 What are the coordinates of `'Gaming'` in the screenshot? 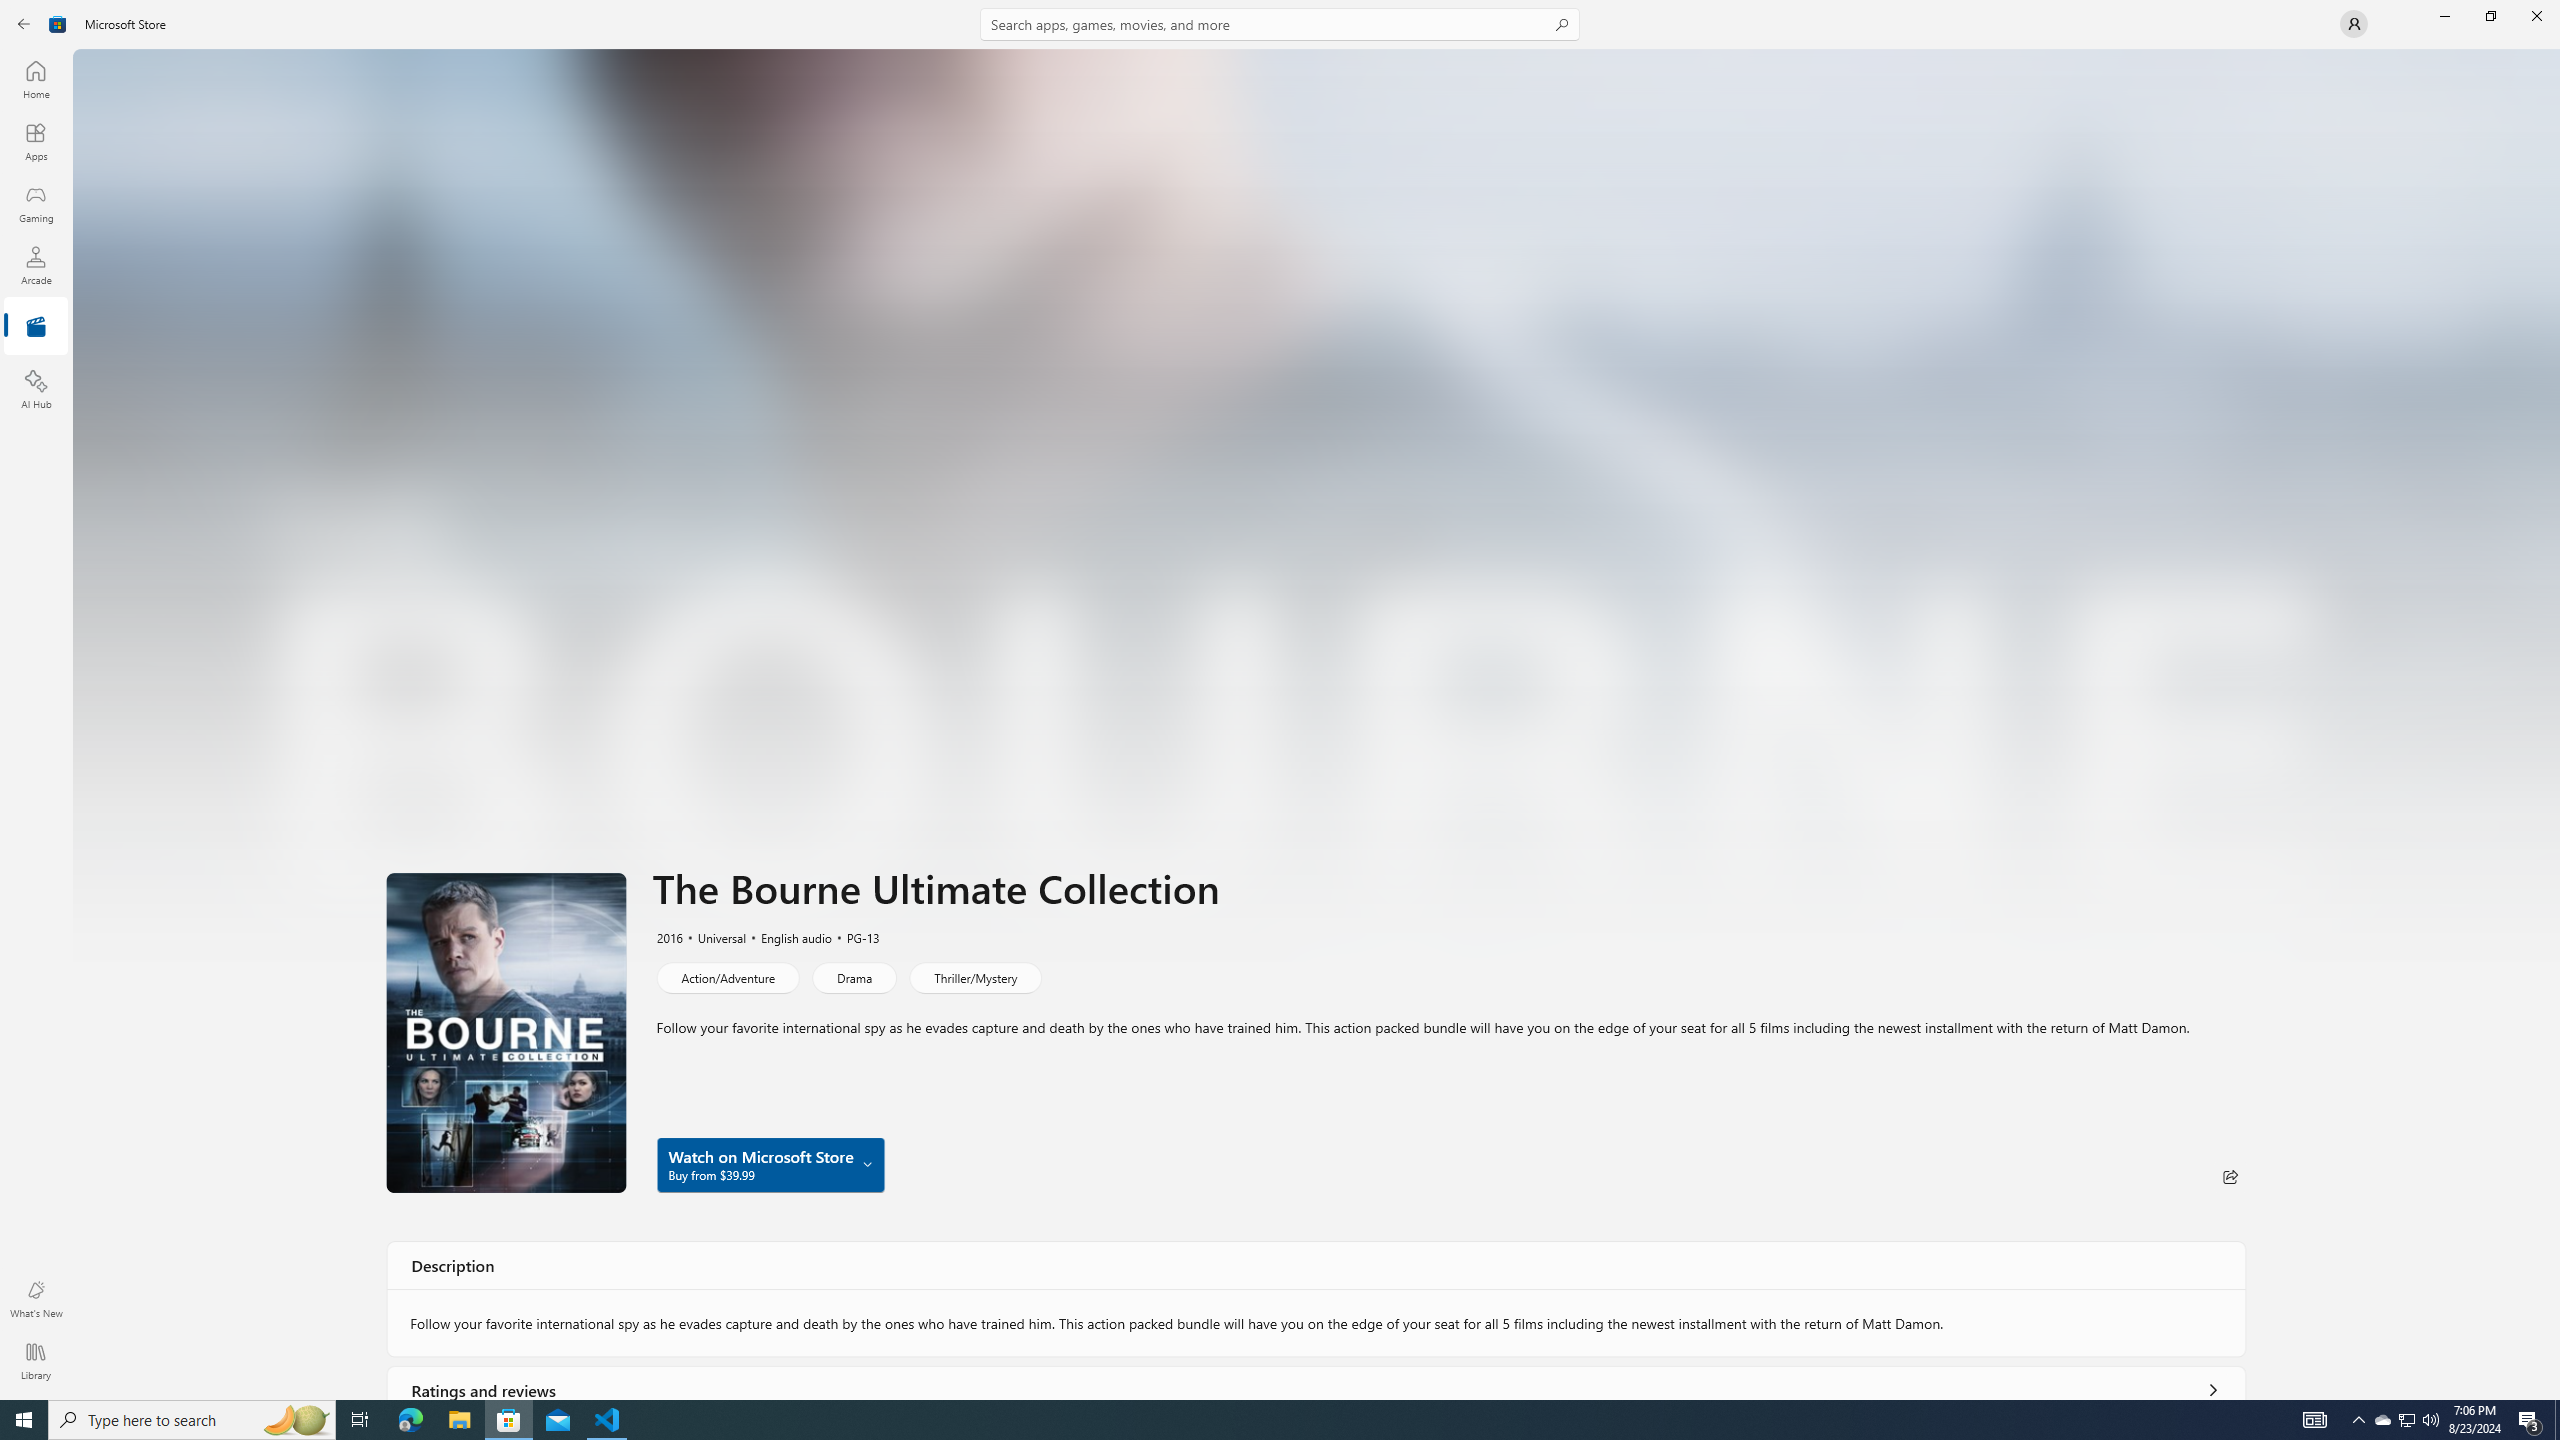 It's located at (34, 202).